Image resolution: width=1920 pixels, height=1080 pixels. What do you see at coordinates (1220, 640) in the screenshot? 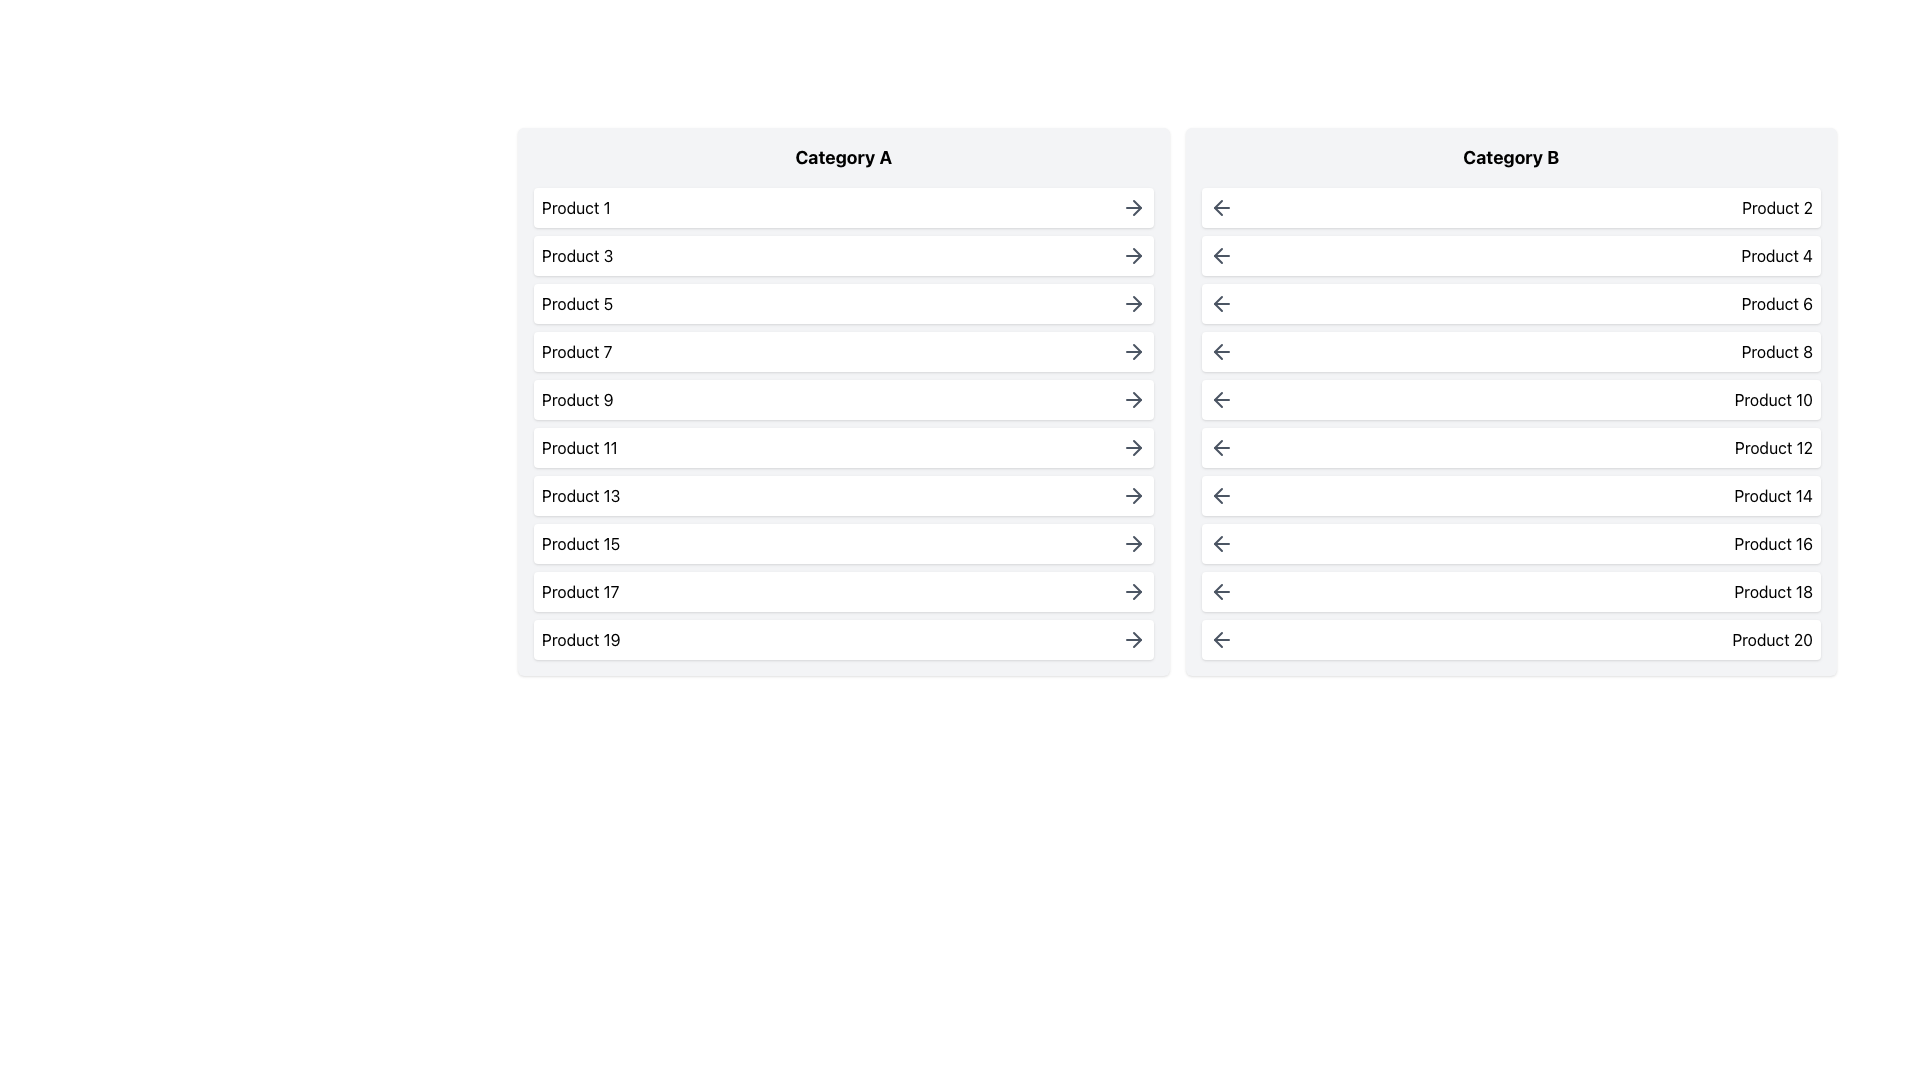
I see `the navigation button icon located in the right column under 'Category B', adjacent to 'Product 20'` at bounding box center [1220, 640].